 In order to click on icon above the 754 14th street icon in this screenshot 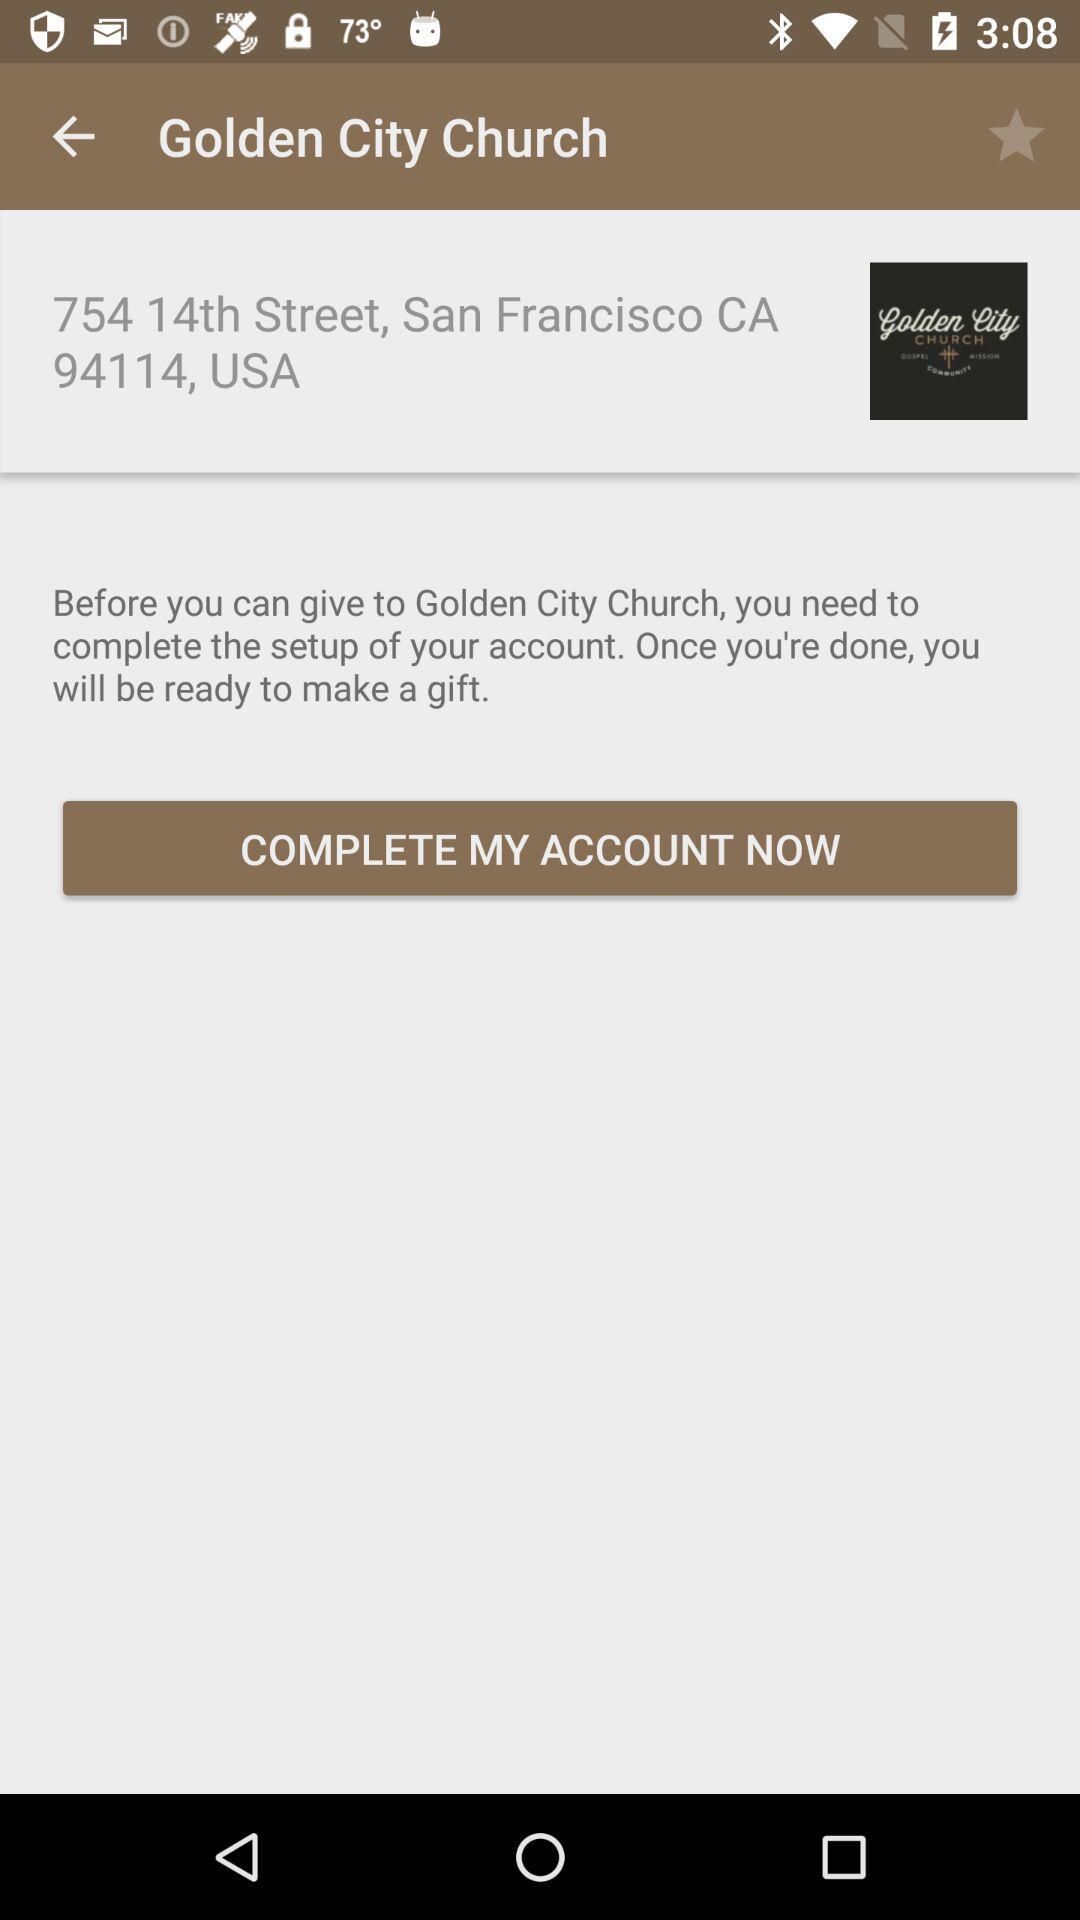, I will do `click(72, 135)`.